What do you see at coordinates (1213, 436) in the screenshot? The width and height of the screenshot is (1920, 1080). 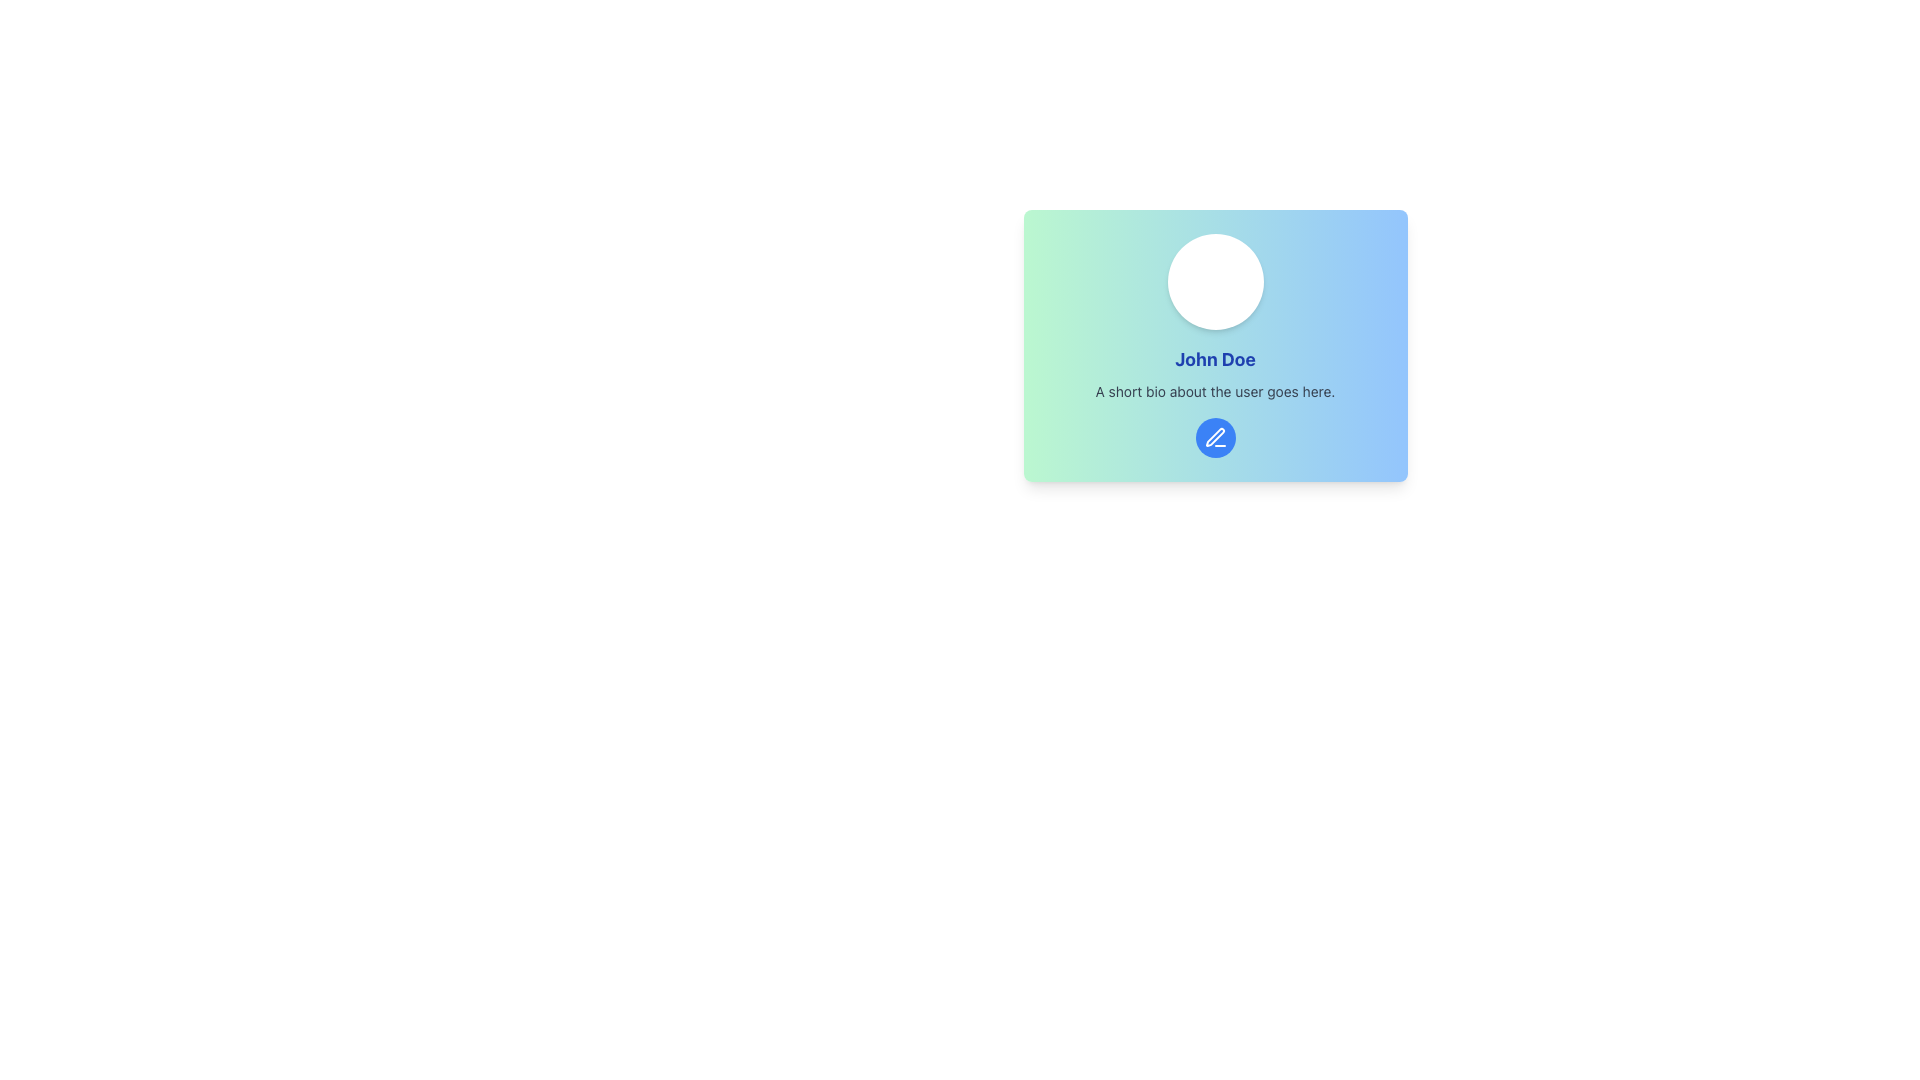 I see `the 'pen' or 'edit' icon located at the center-bottom of the card` at bounding box center [1213, 436].